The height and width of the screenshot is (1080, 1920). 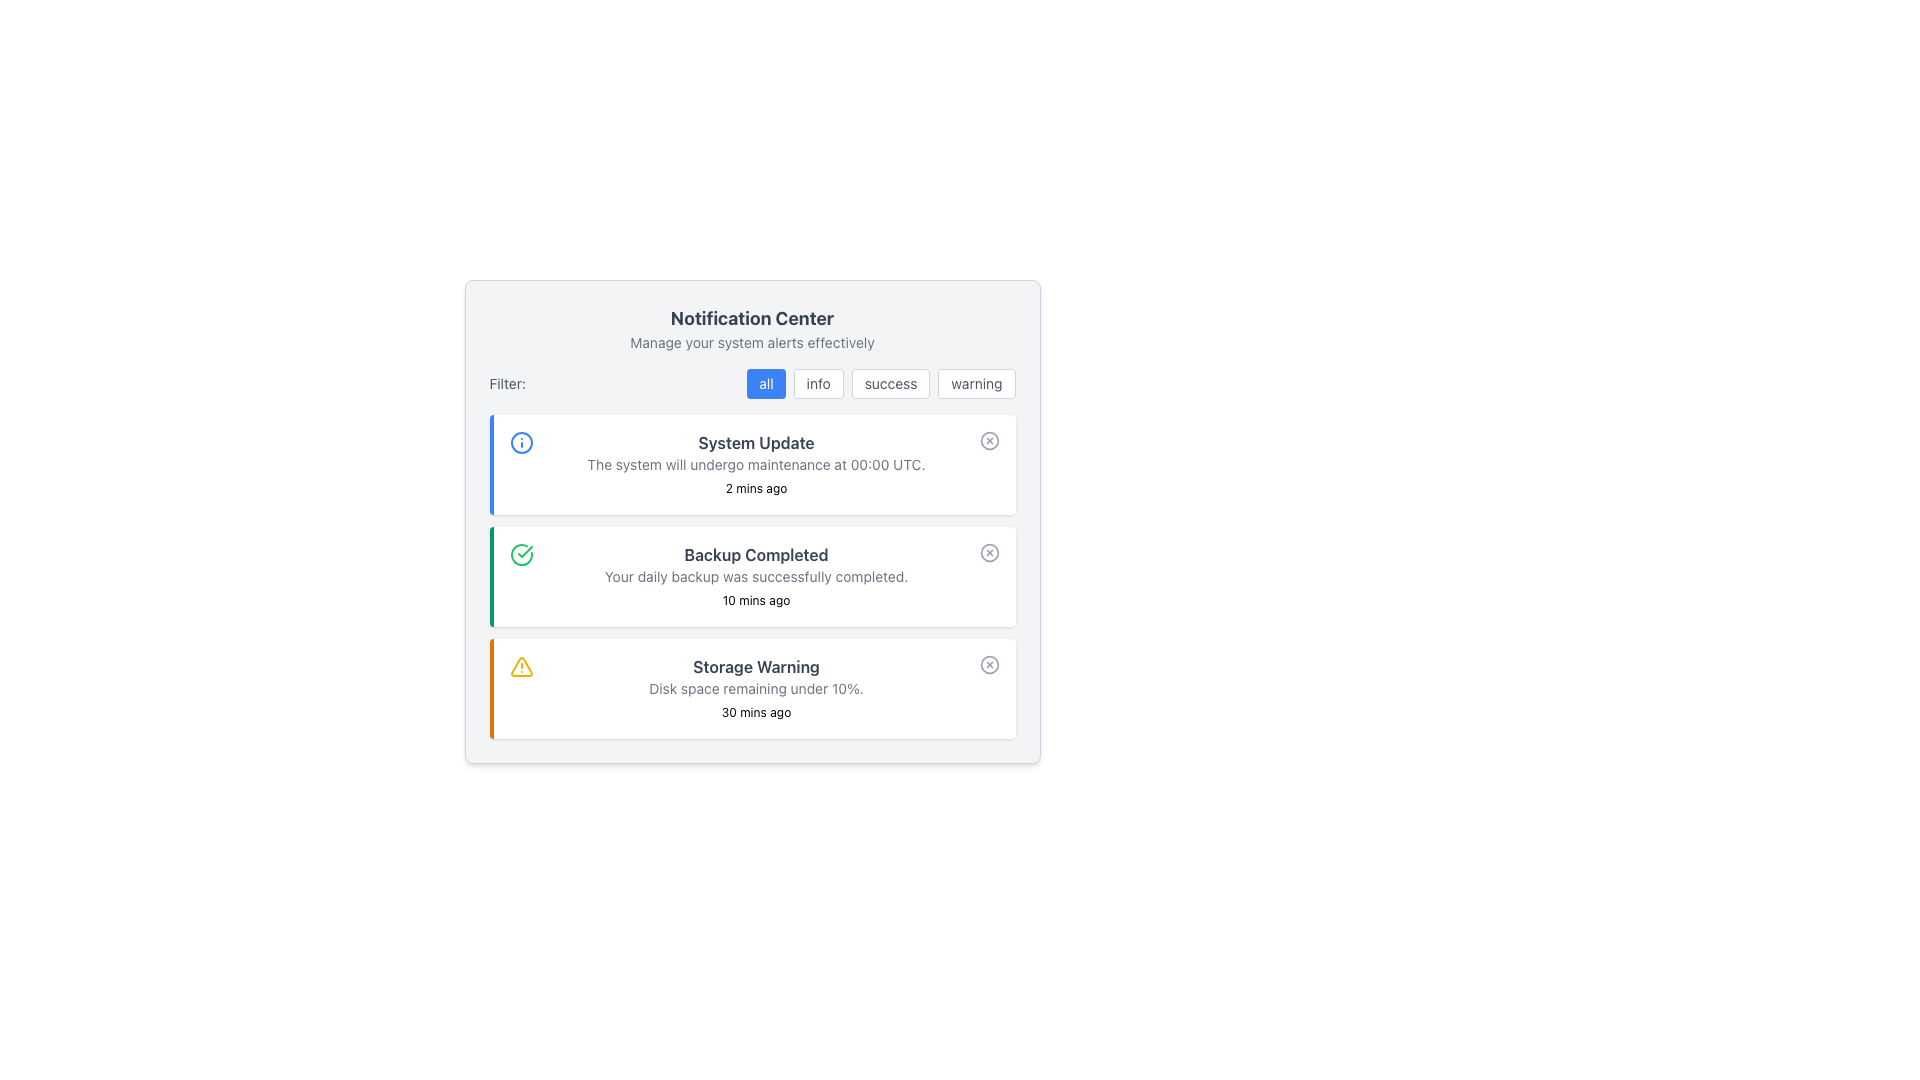 What do you see at coordinates (755, 577) in the screenshot?
I see `the notification element indicating a successful backup completion, which contains the text 'Backup Completed', 'Your daily backup was successfully completed.', and '10 mins ago' within a white box with a green left border` at bounding box center [755, 577].